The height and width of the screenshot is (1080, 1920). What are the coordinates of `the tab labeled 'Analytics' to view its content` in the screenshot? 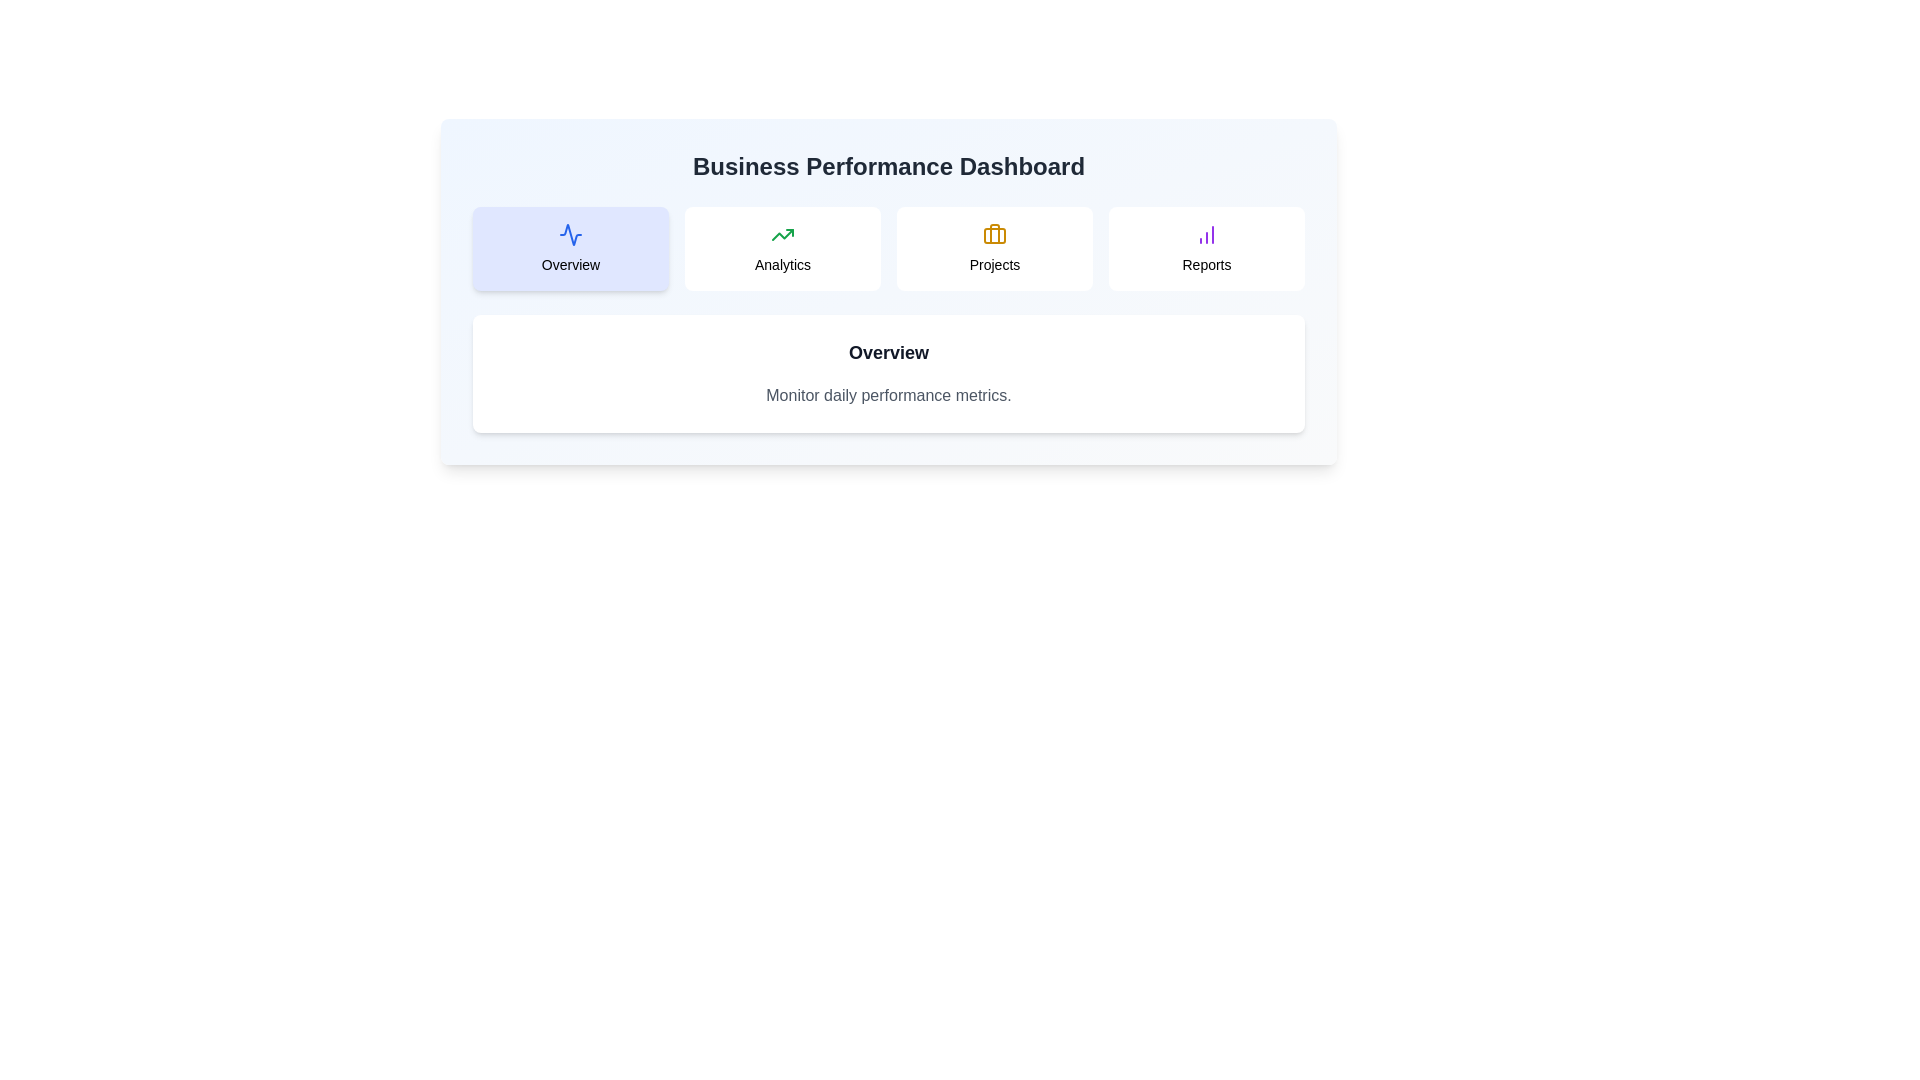 It's located at (781, 248).